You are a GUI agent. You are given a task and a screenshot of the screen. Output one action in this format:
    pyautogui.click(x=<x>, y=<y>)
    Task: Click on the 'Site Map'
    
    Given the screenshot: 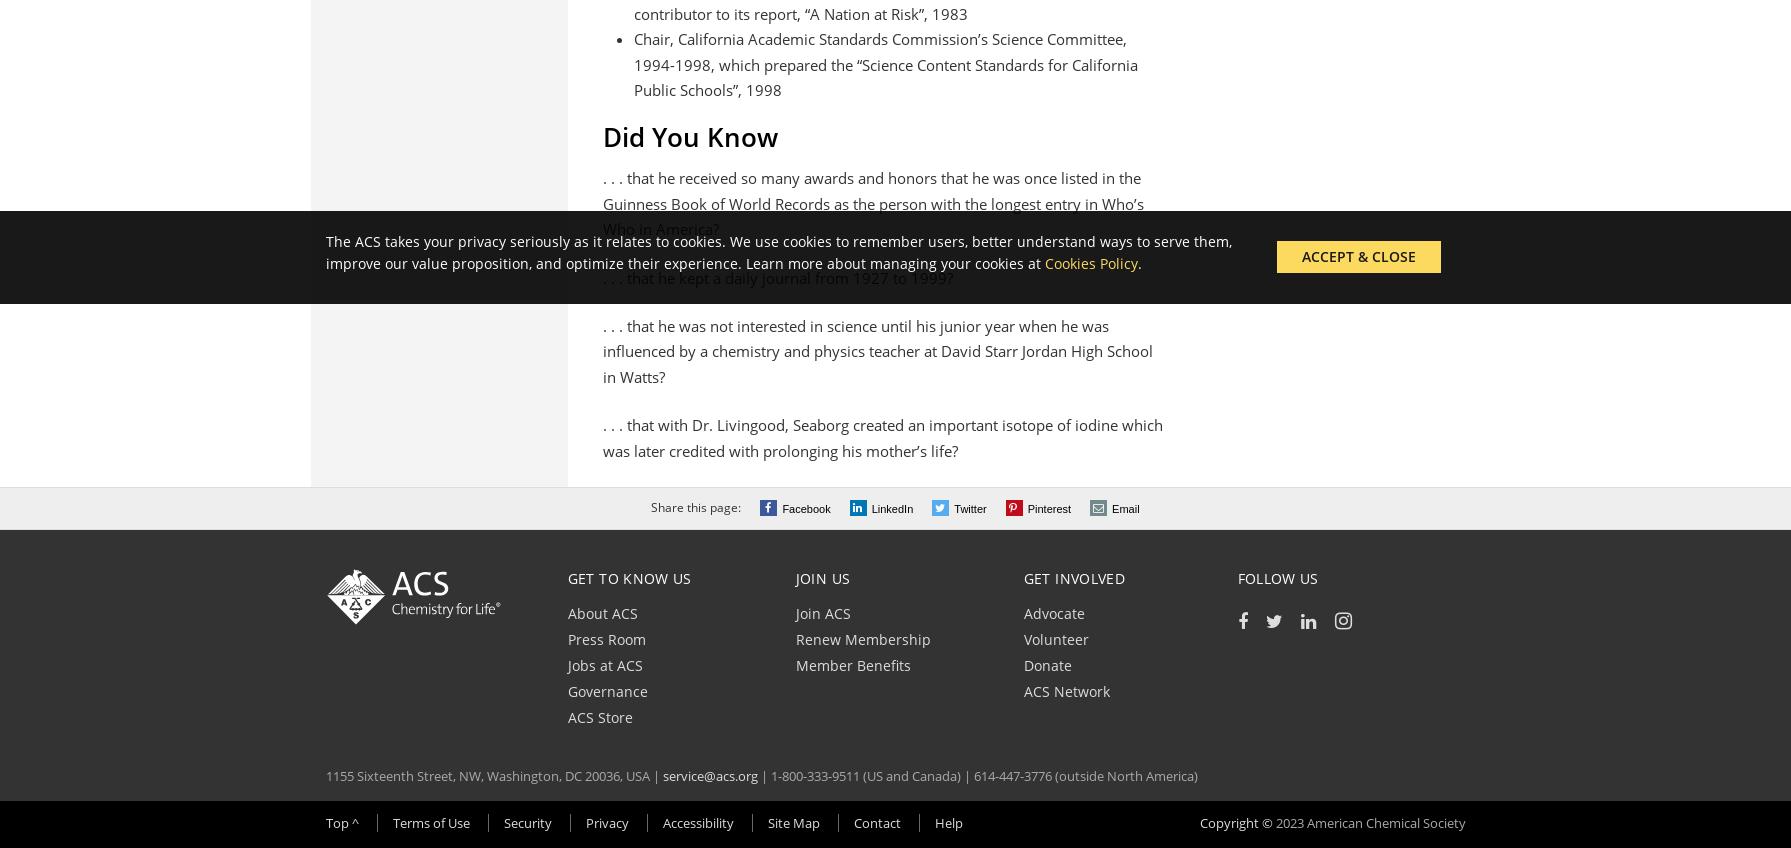 What is the action you would take?
    pyautogui.click(x=767, y=822)
    